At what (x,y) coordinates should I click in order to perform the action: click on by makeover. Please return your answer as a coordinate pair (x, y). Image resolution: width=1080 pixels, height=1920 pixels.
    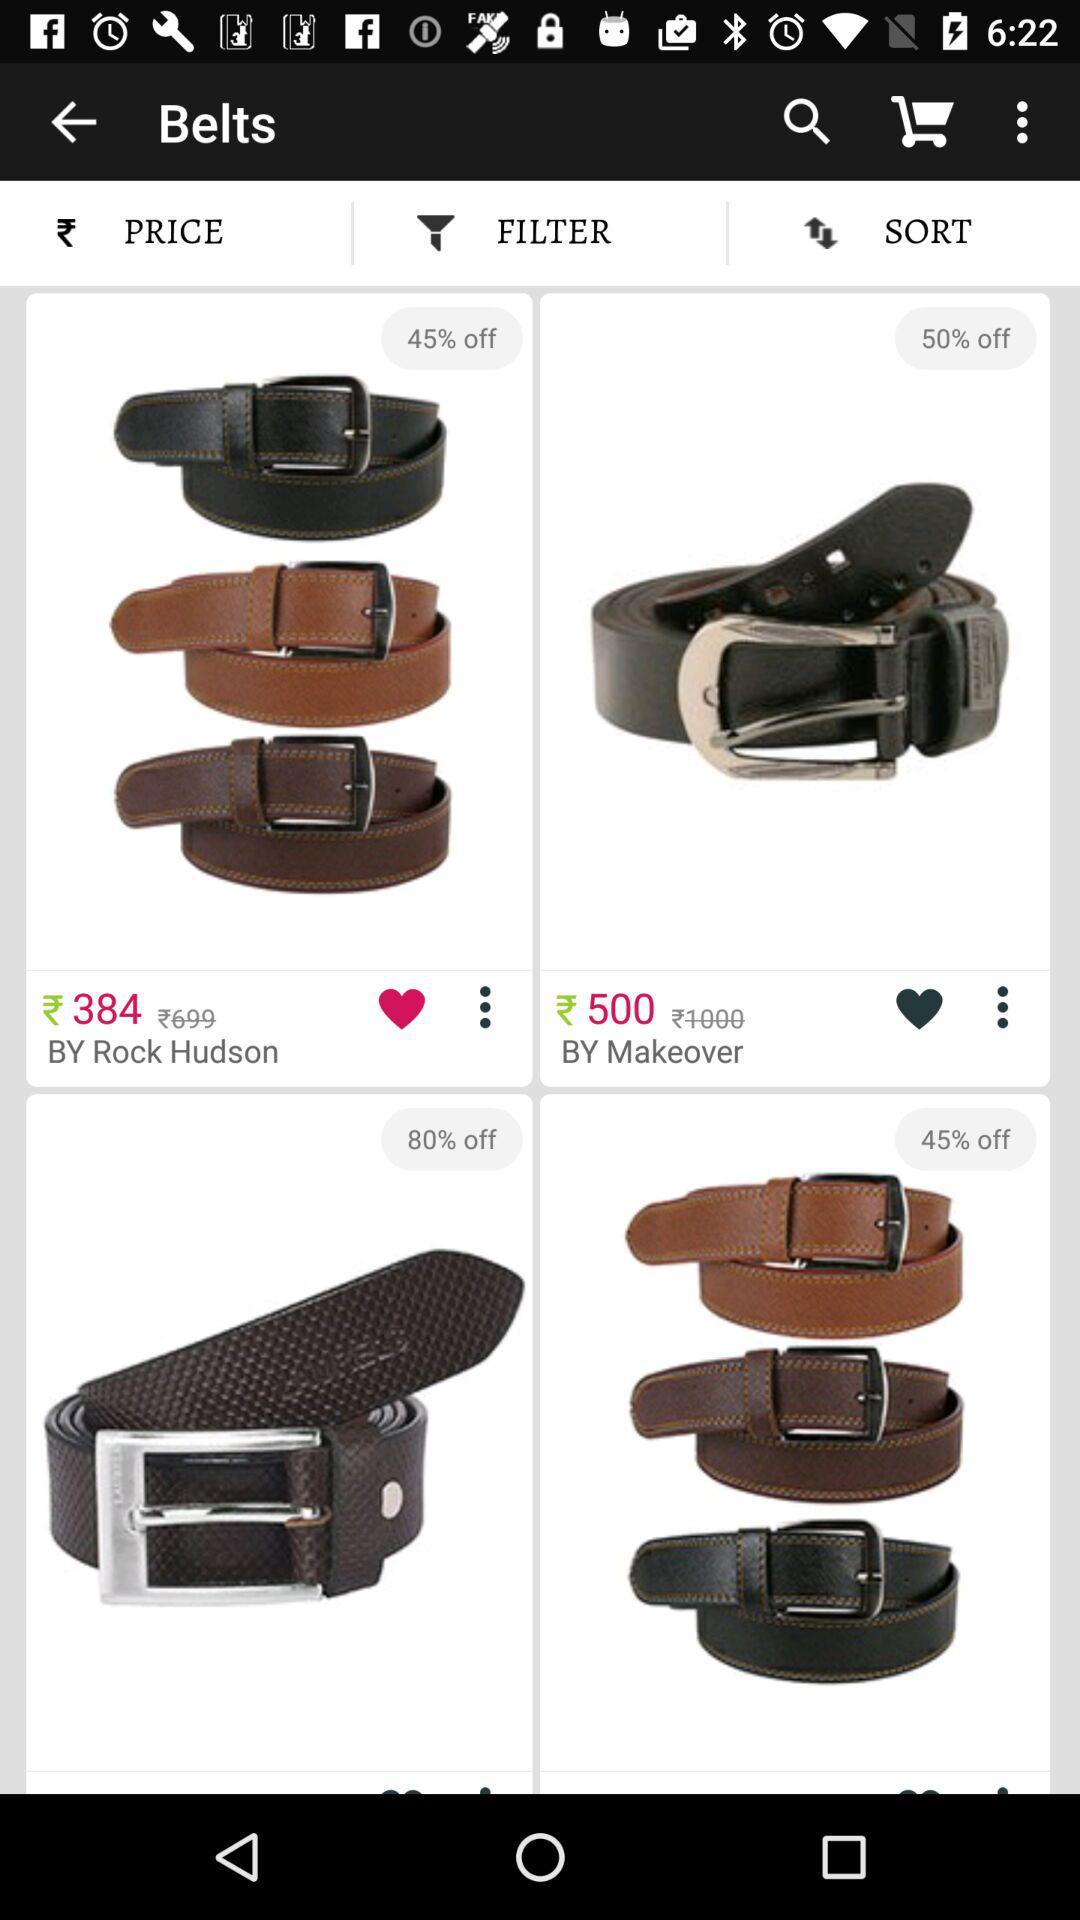
    Looking at the image, I should click on (667, 1049).